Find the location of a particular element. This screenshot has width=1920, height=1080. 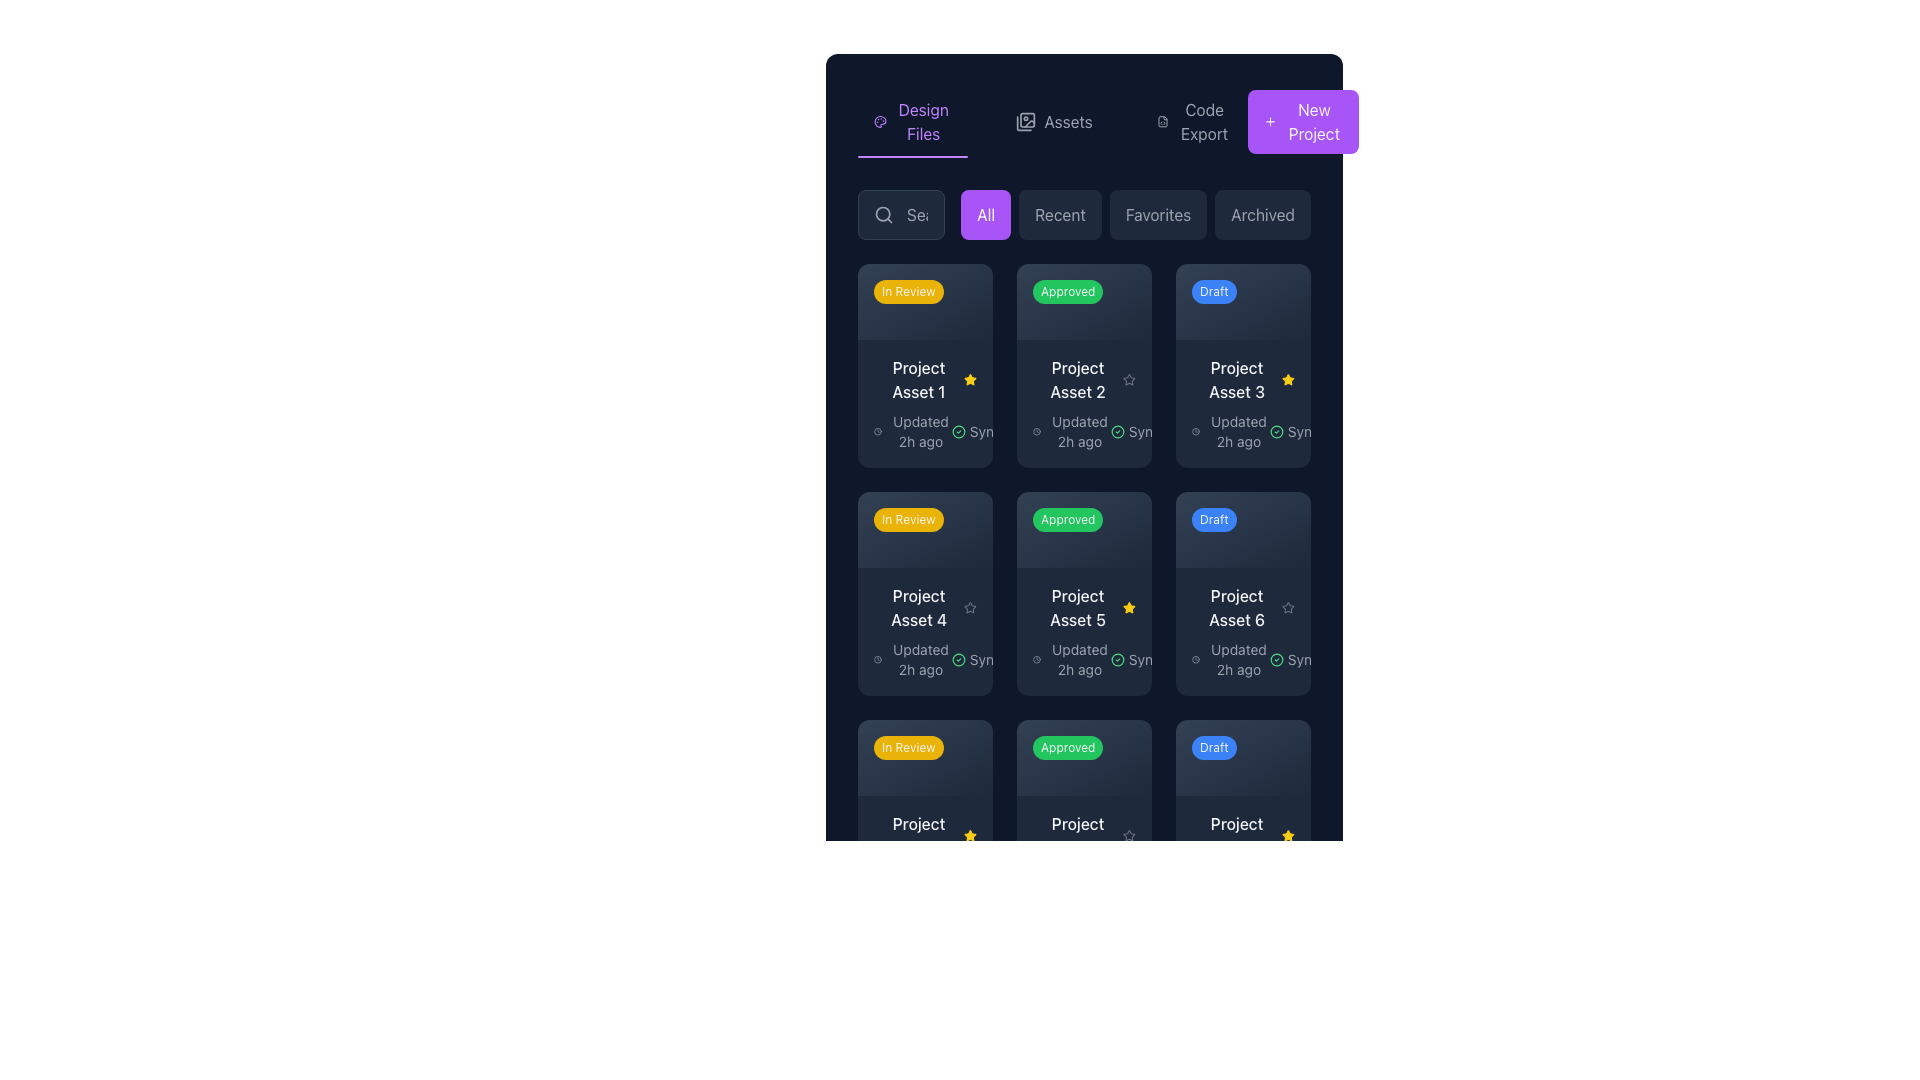

the green Circle SVG element that indicates an 'approved' state in the second column of the second row of project cards is located at coordinates (957, 659).